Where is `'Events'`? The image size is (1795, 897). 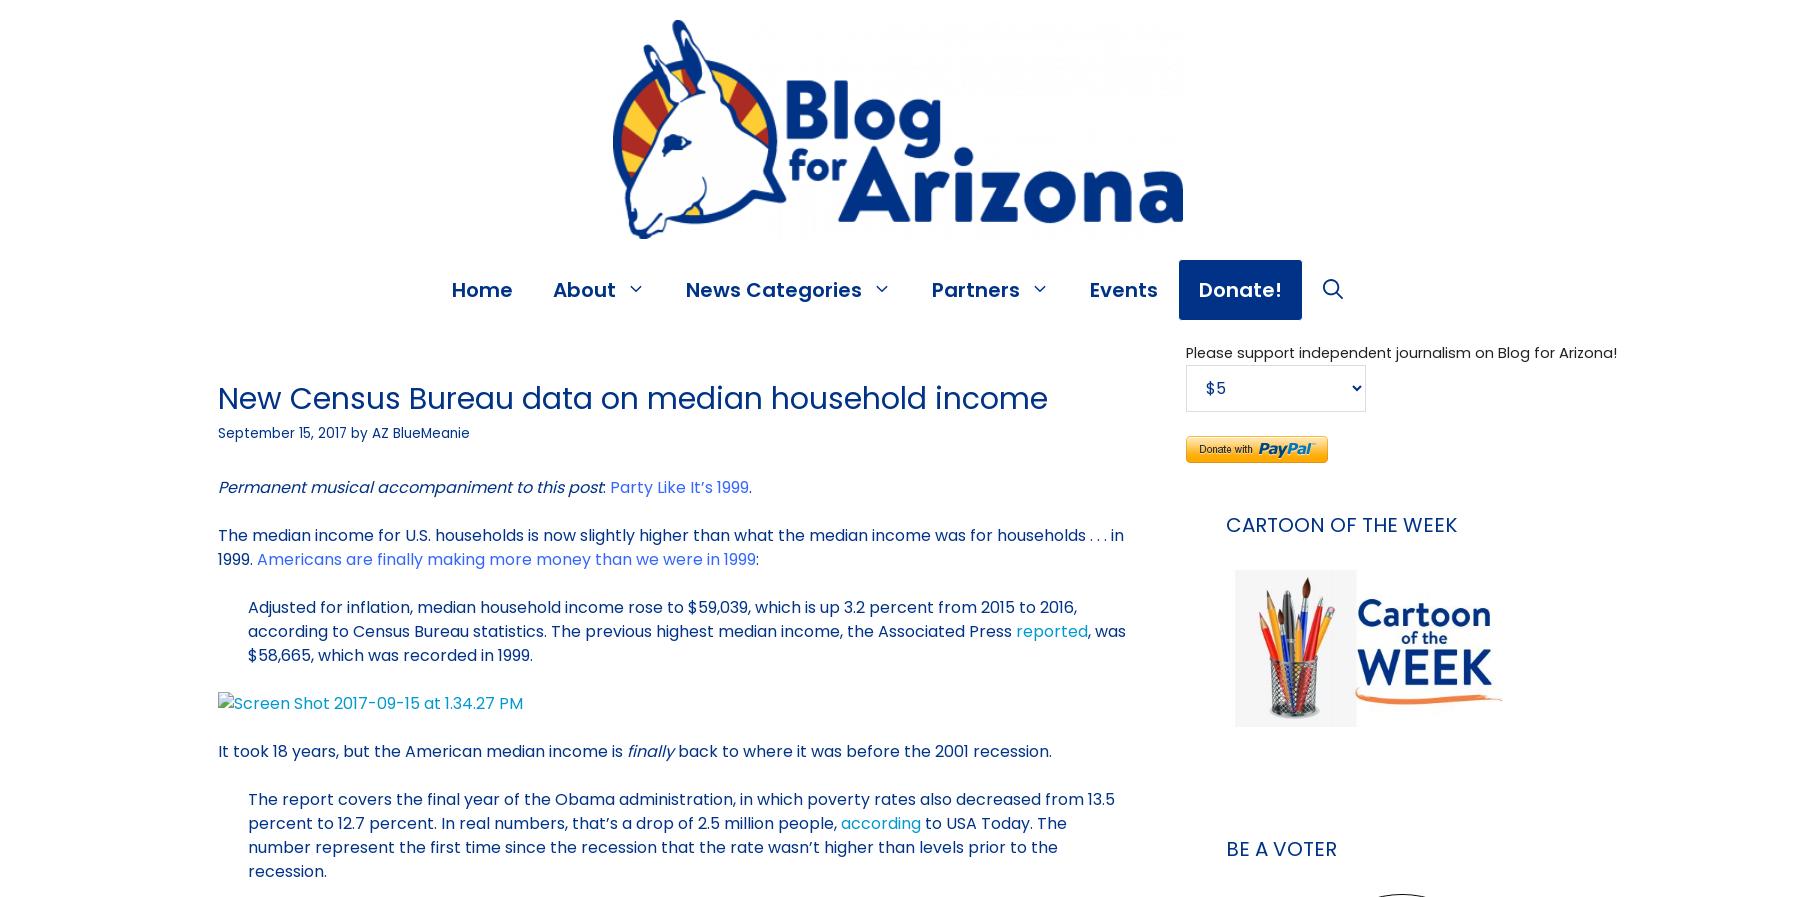 'Events' is located at coordinates (1089, 288).